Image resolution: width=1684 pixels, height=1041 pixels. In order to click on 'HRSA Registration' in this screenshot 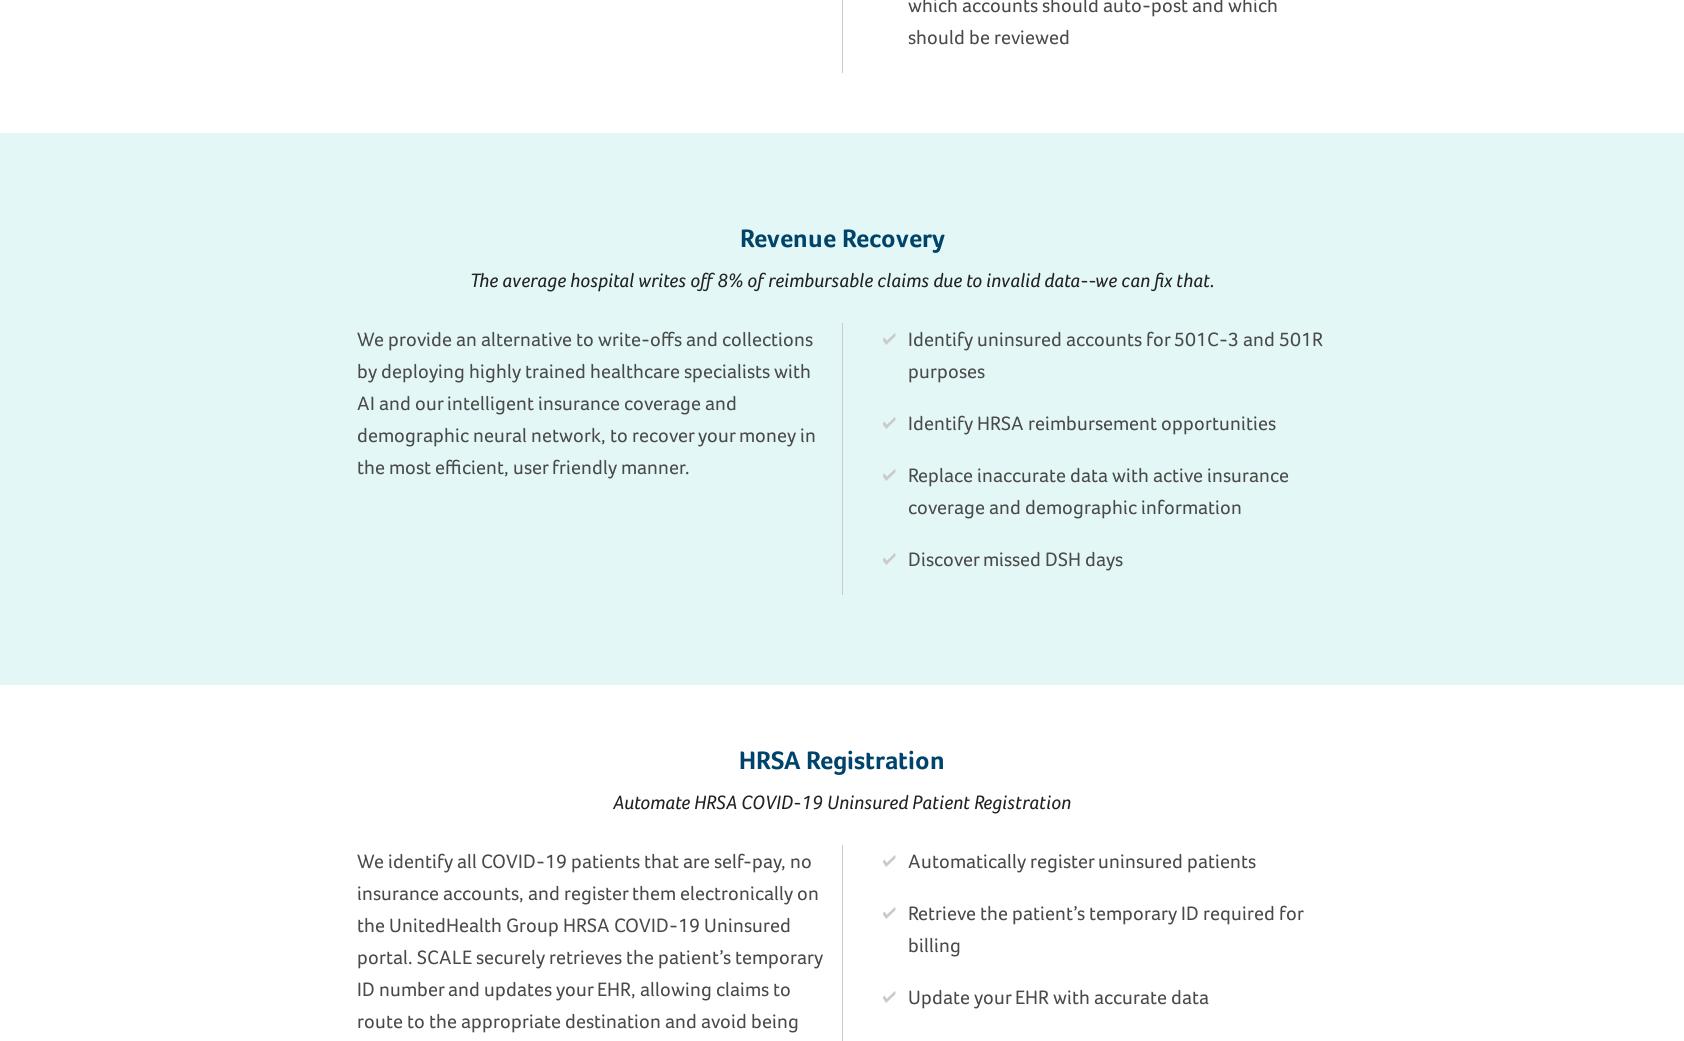, I will do `click(842, 758)`.